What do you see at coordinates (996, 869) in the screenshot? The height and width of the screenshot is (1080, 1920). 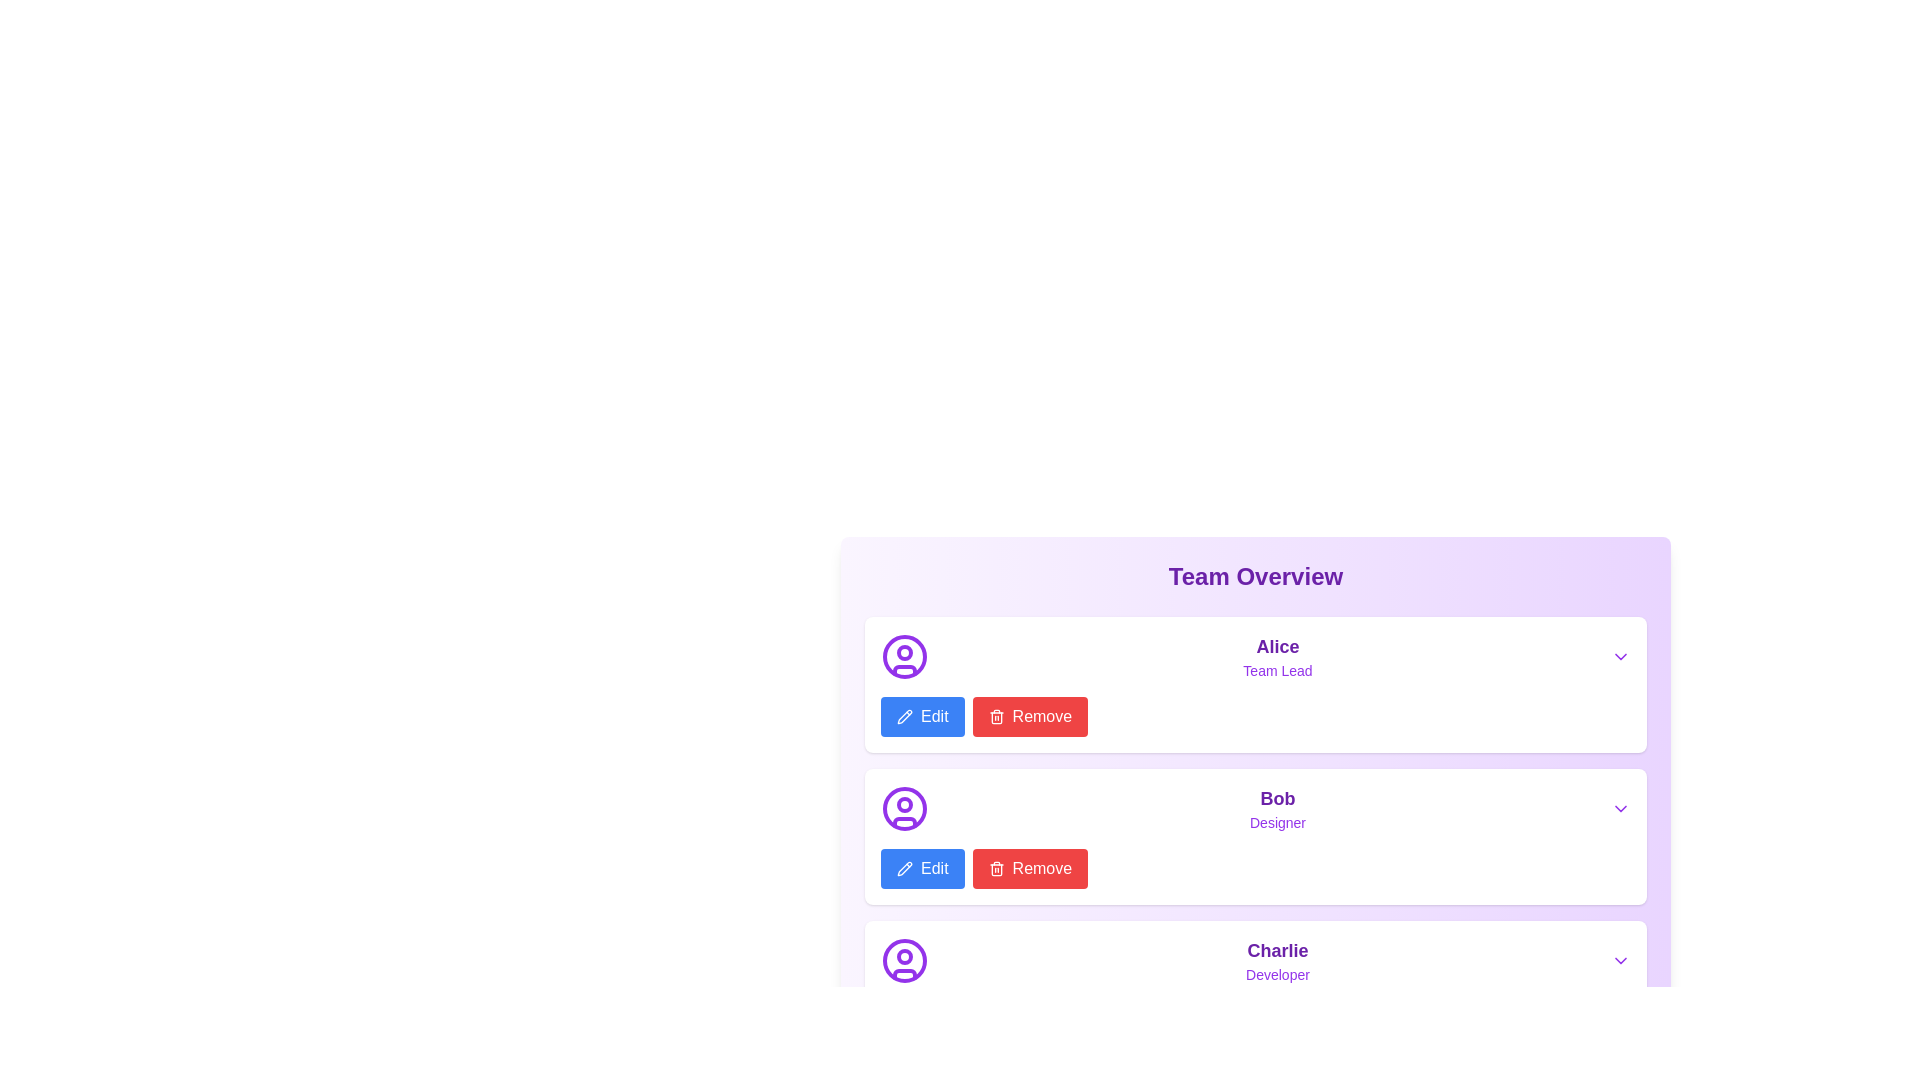 I see `the trash bin icon, which is part of the red 'Remove' button located to the right of the 'Edit' button in the second entry of the user cards list` at bounding box center [996, 869].